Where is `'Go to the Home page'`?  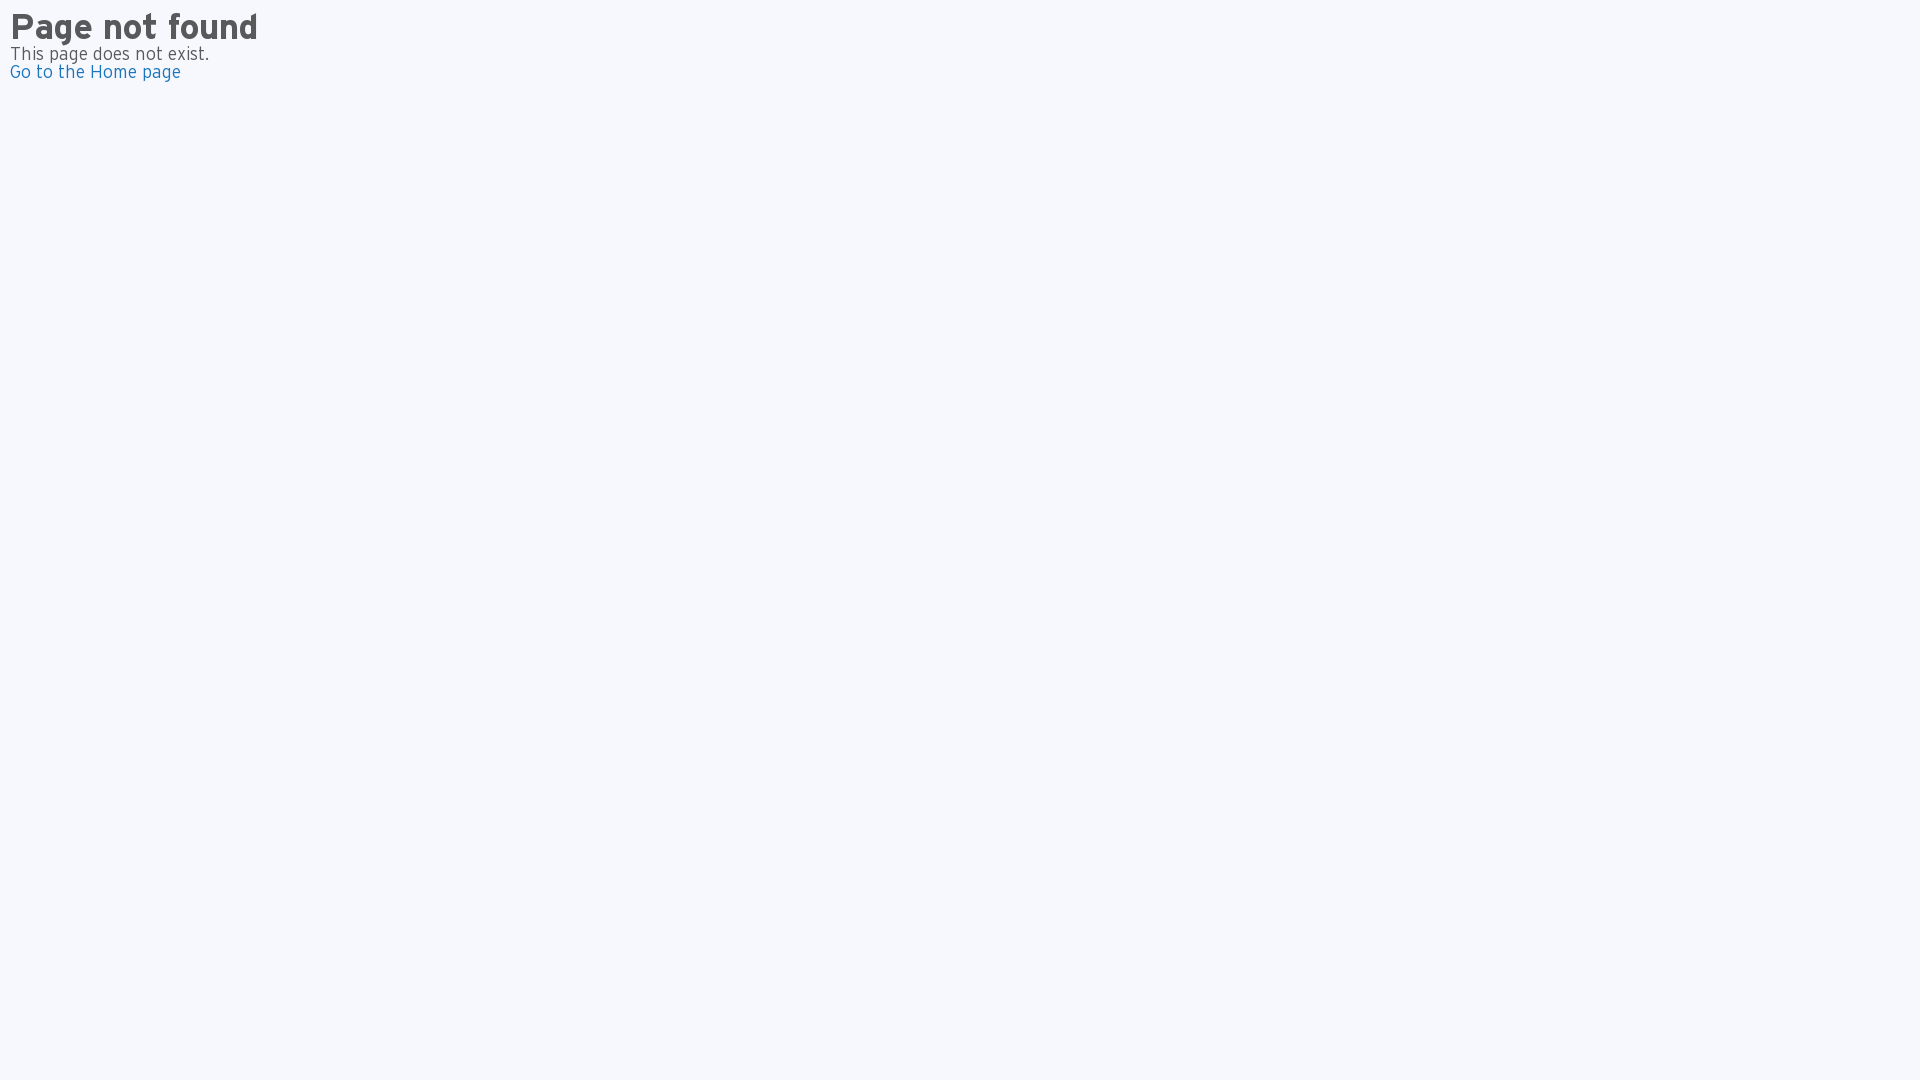 'Go to the Home page' is located at coordinates (94, 72).